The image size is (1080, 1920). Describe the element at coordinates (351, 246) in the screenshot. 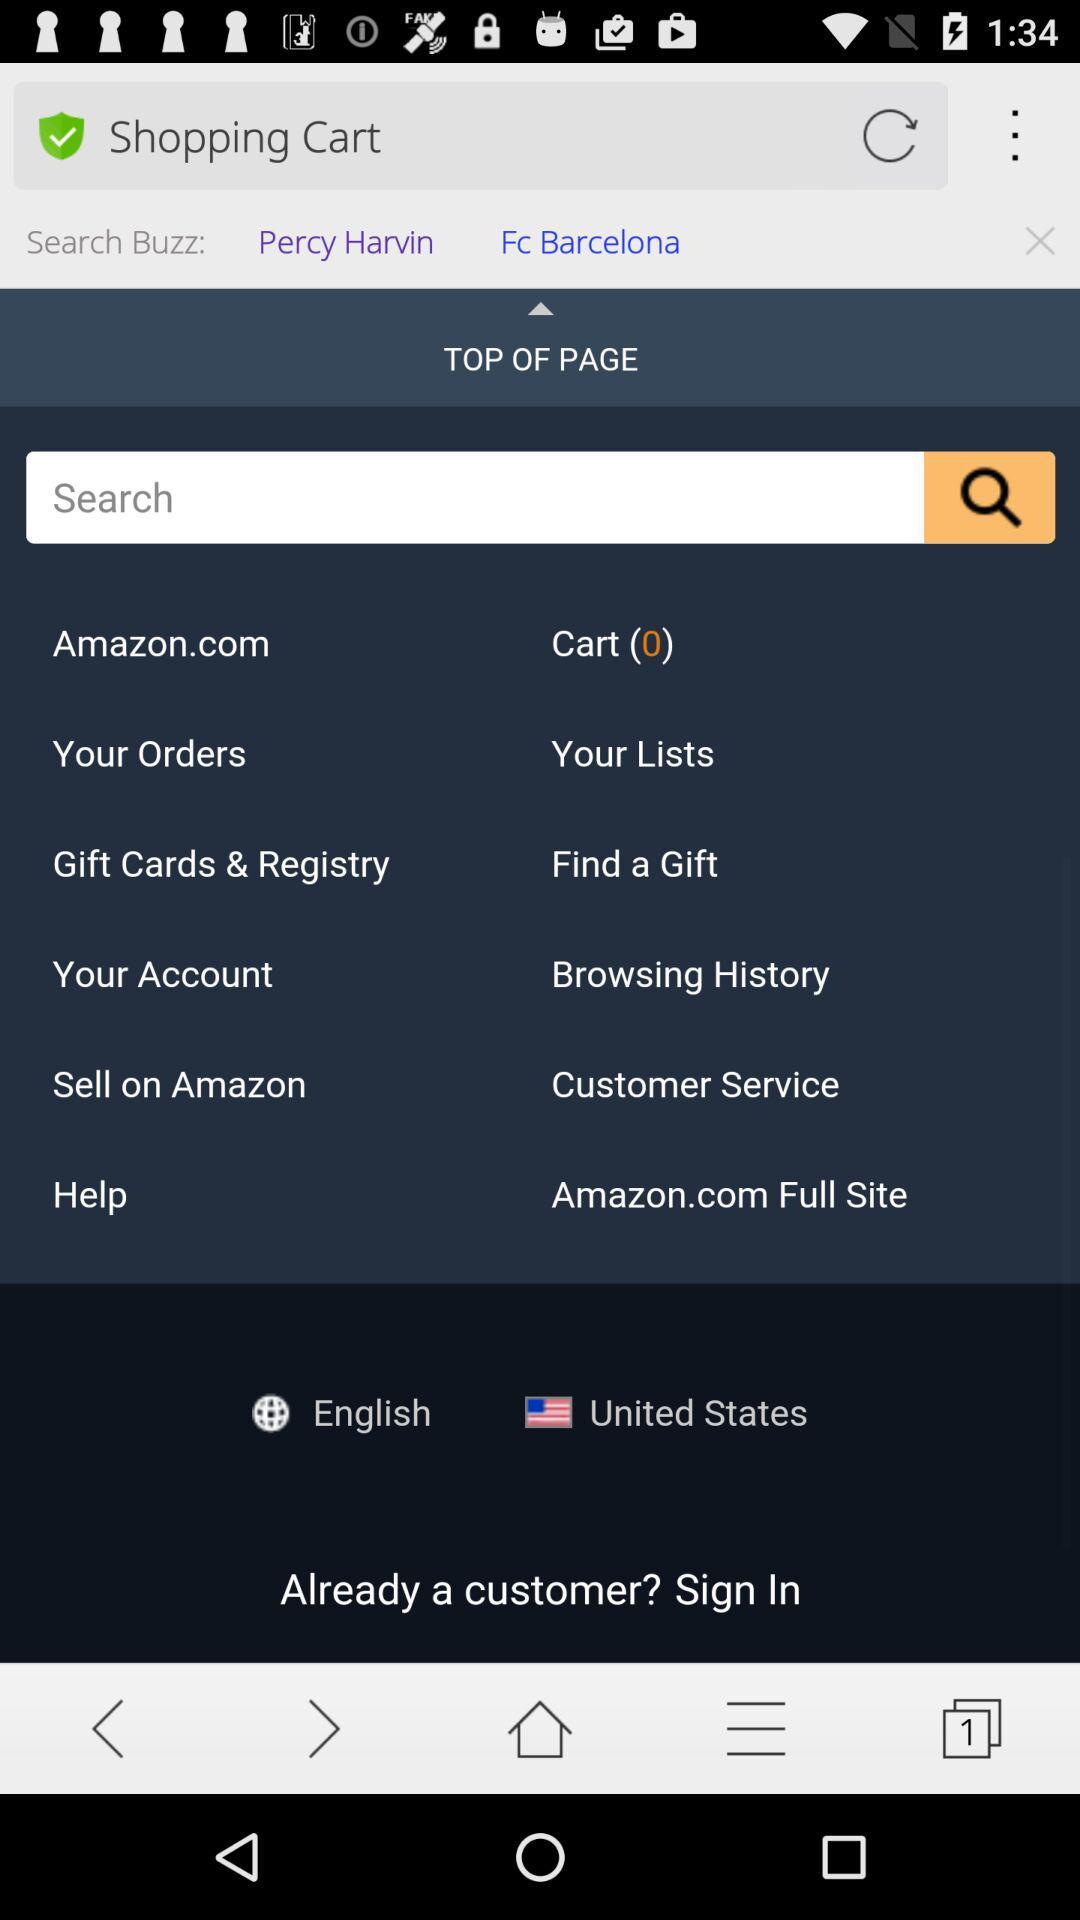

I see `percy harvin icon` at that location.